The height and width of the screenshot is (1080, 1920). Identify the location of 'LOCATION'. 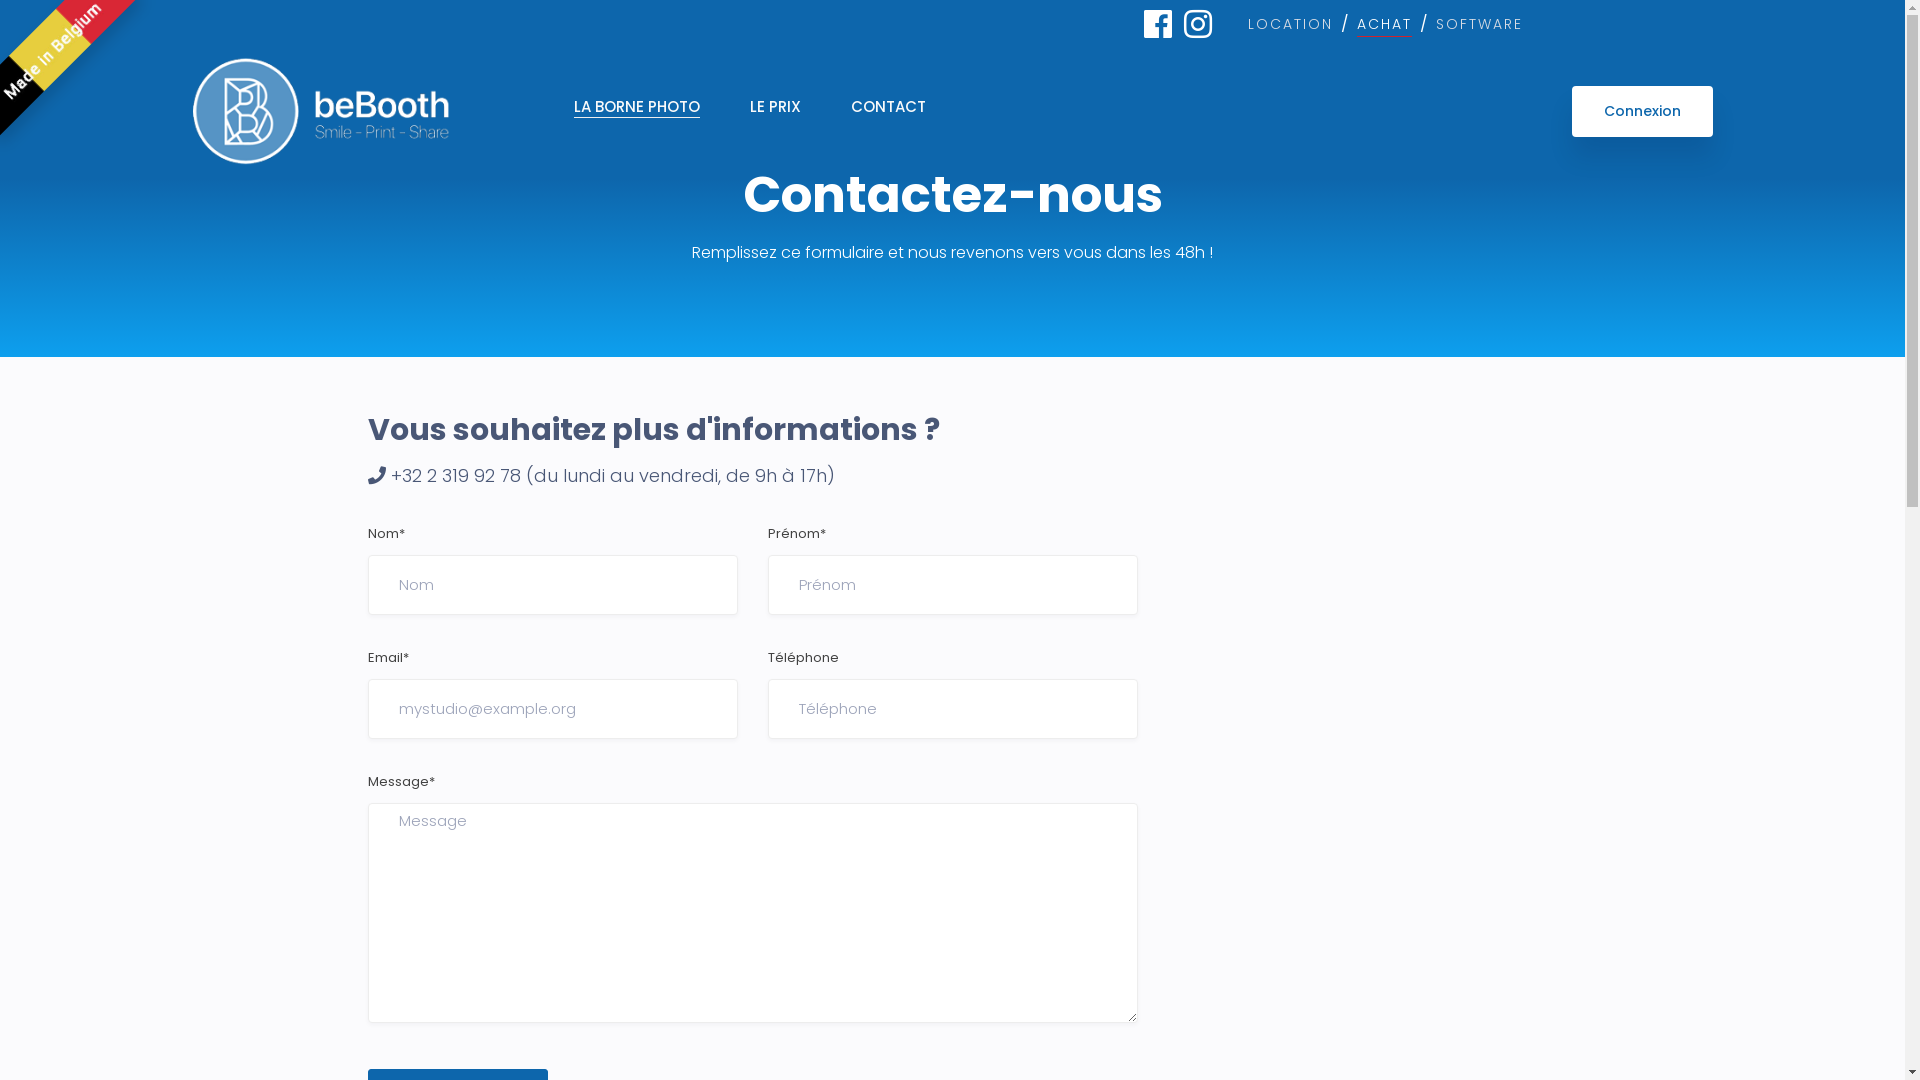
(1290, 23).